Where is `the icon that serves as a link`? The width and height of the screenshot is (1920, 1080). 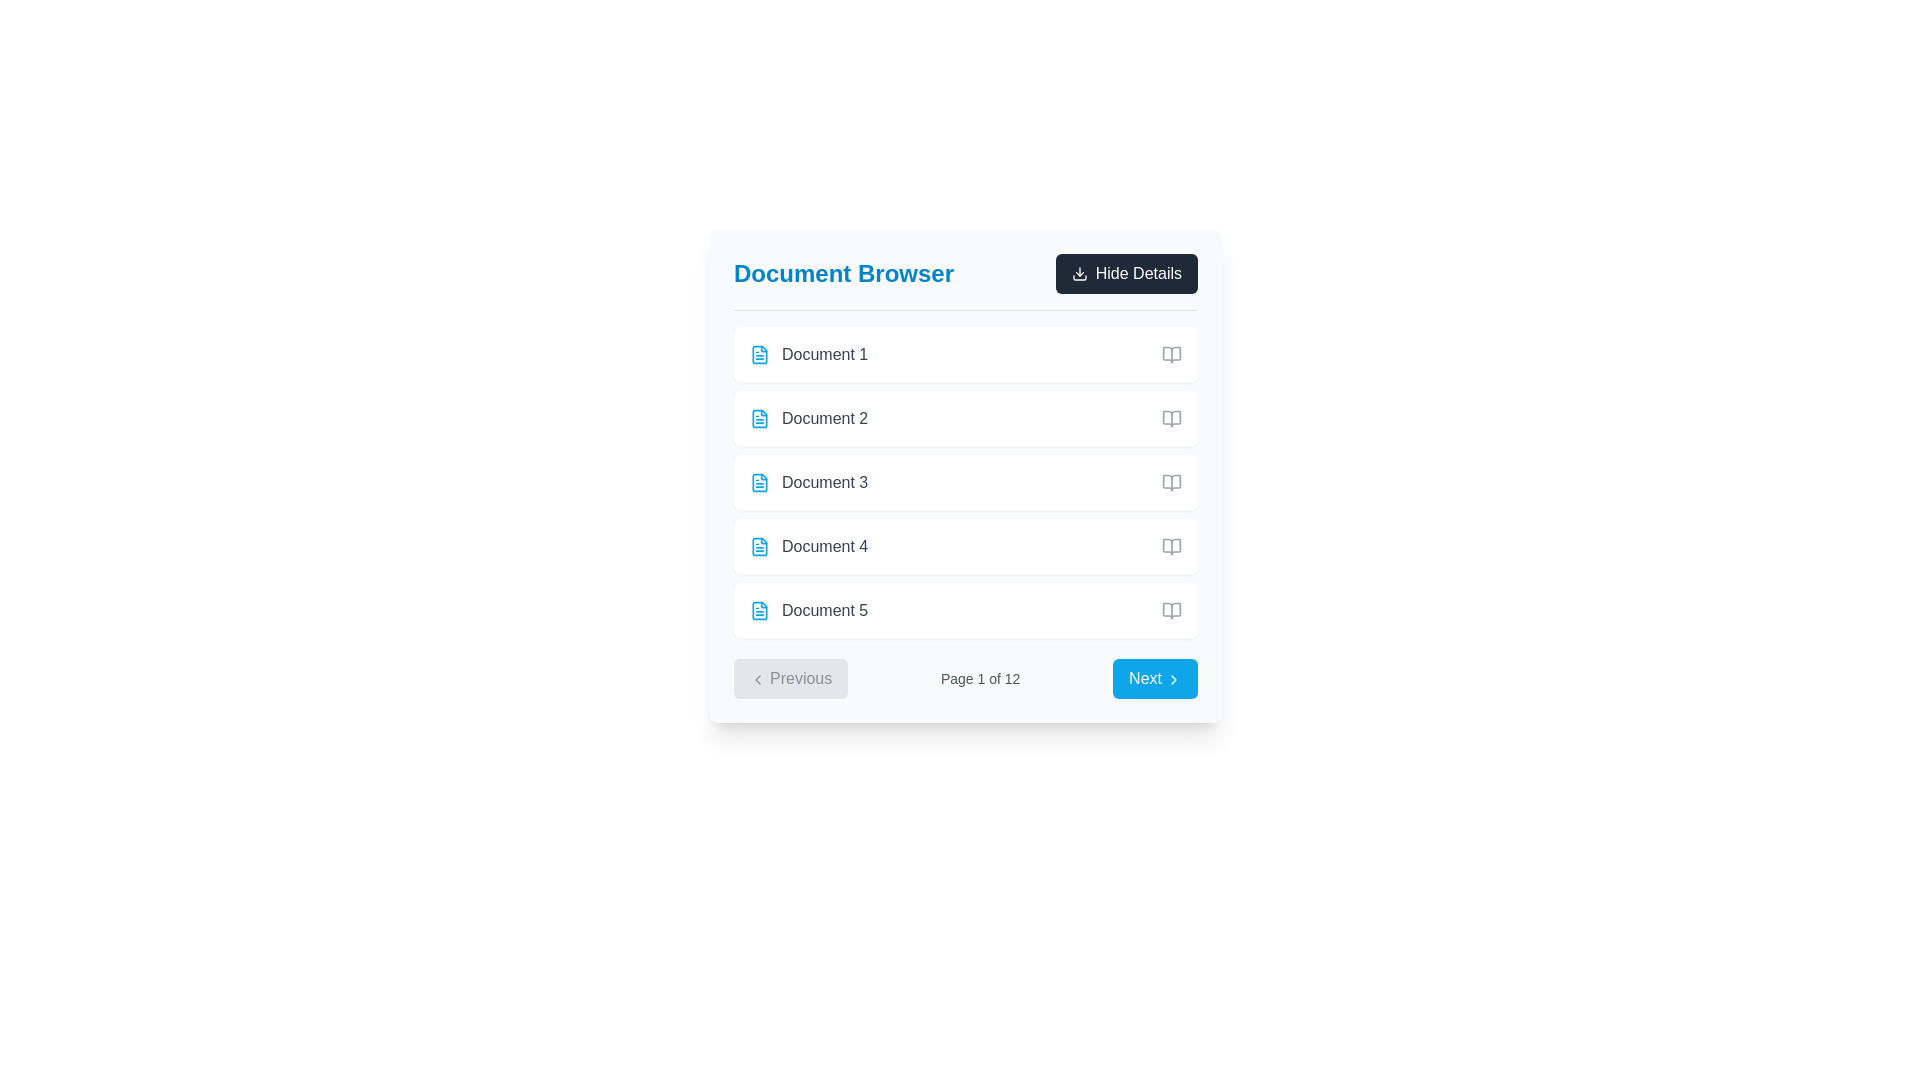
the icon that serves as a link is located at coordinates (1171, 482).